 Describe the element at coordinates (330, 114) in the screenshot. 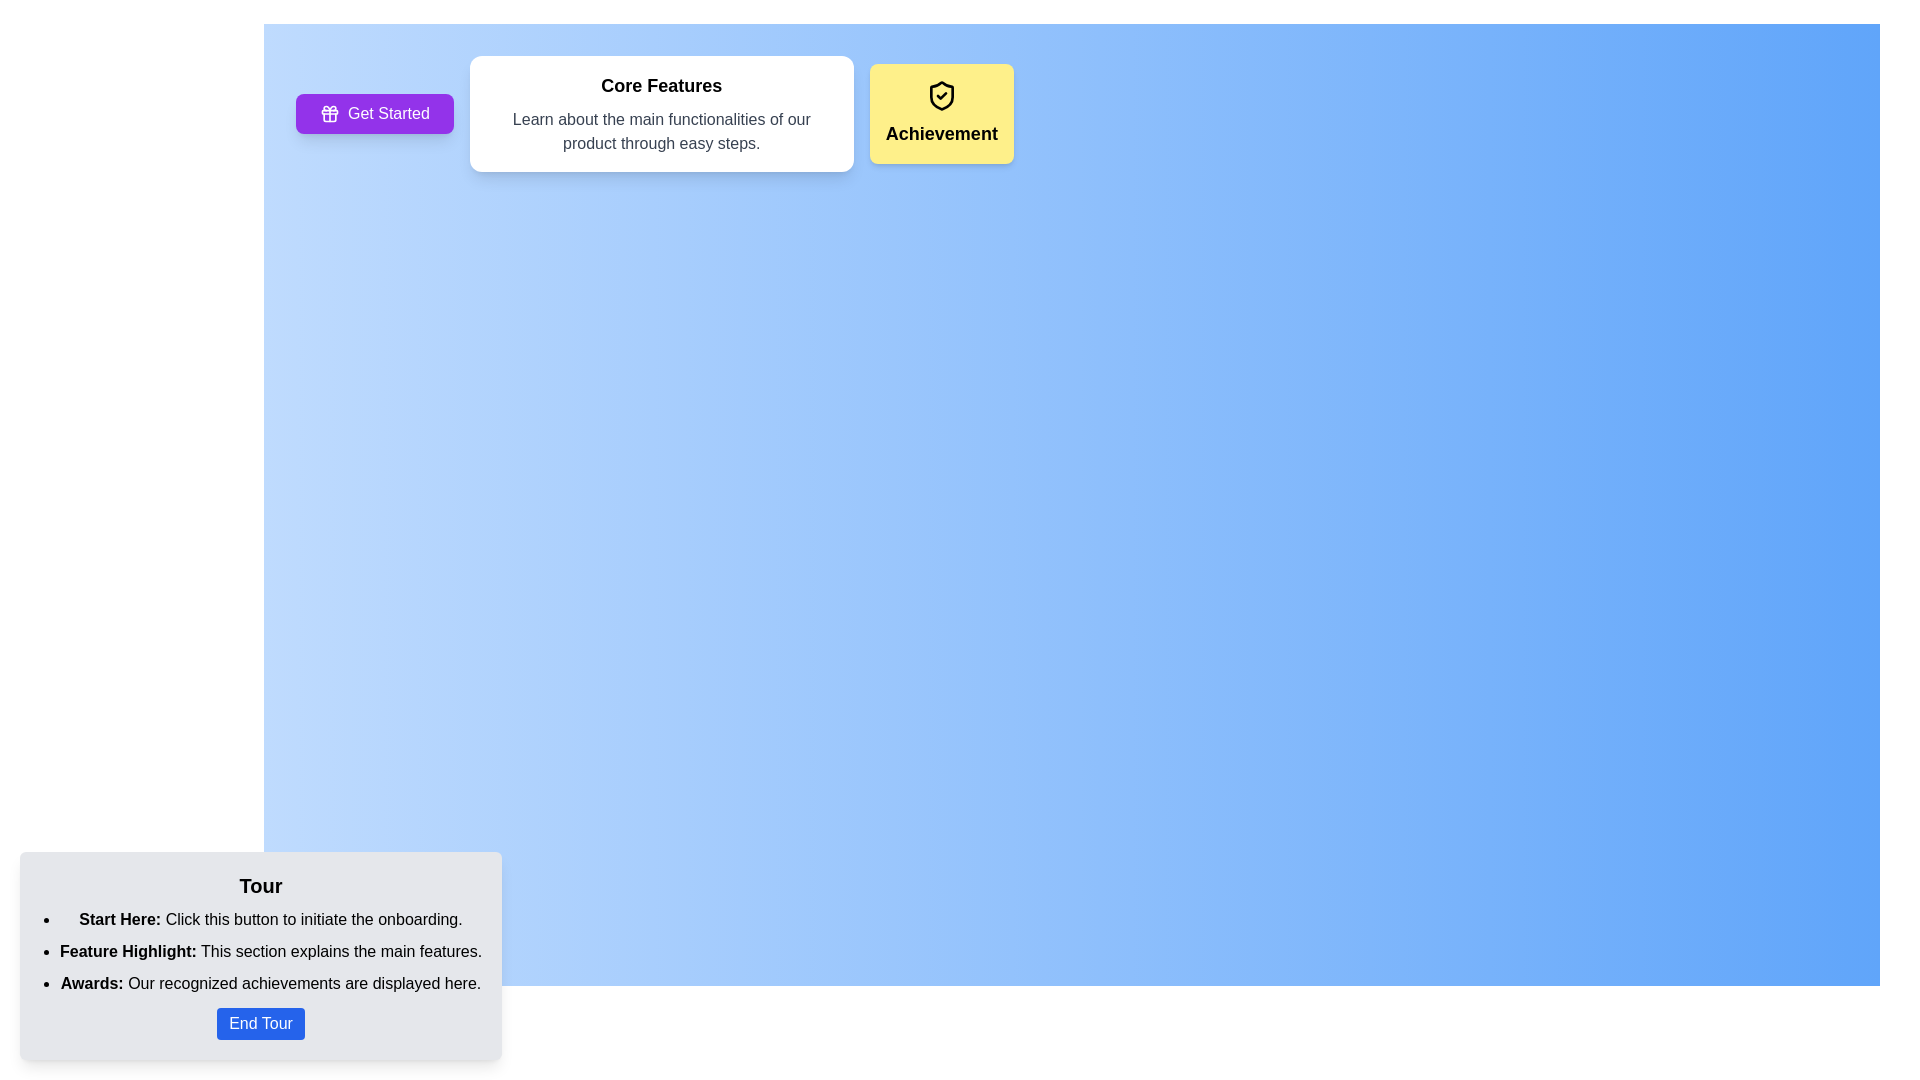

I see `the gift icon located within the purple 'Get Started' button in the top-left portion of the interface` at that location.